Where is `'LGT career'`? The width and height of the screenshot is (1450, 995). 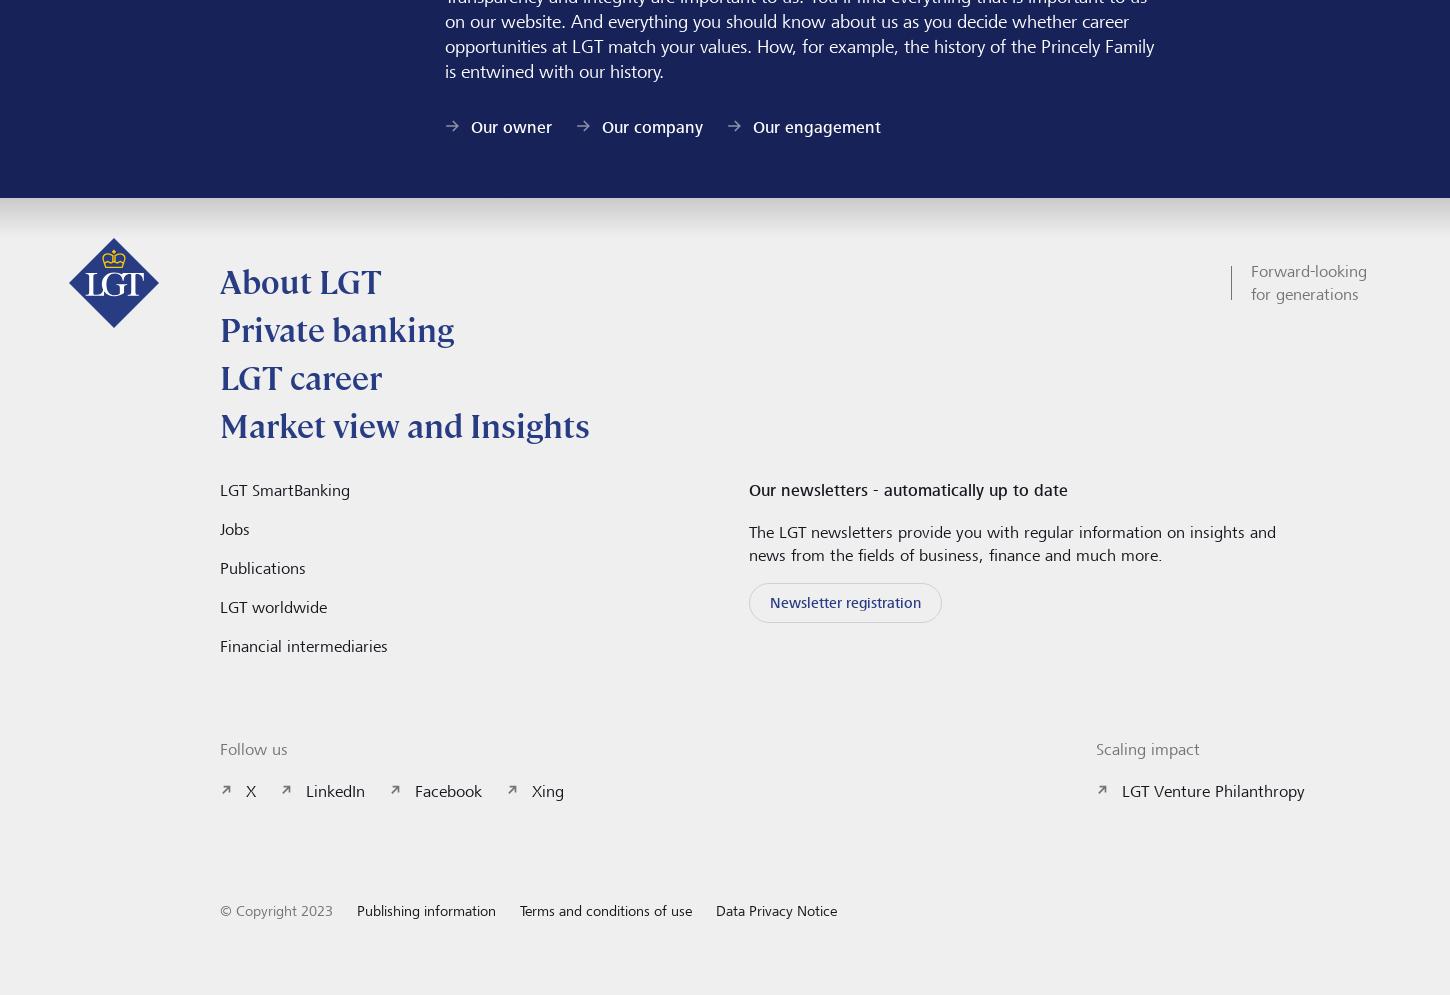
'LGT career' is located at coordinates (301, 377).